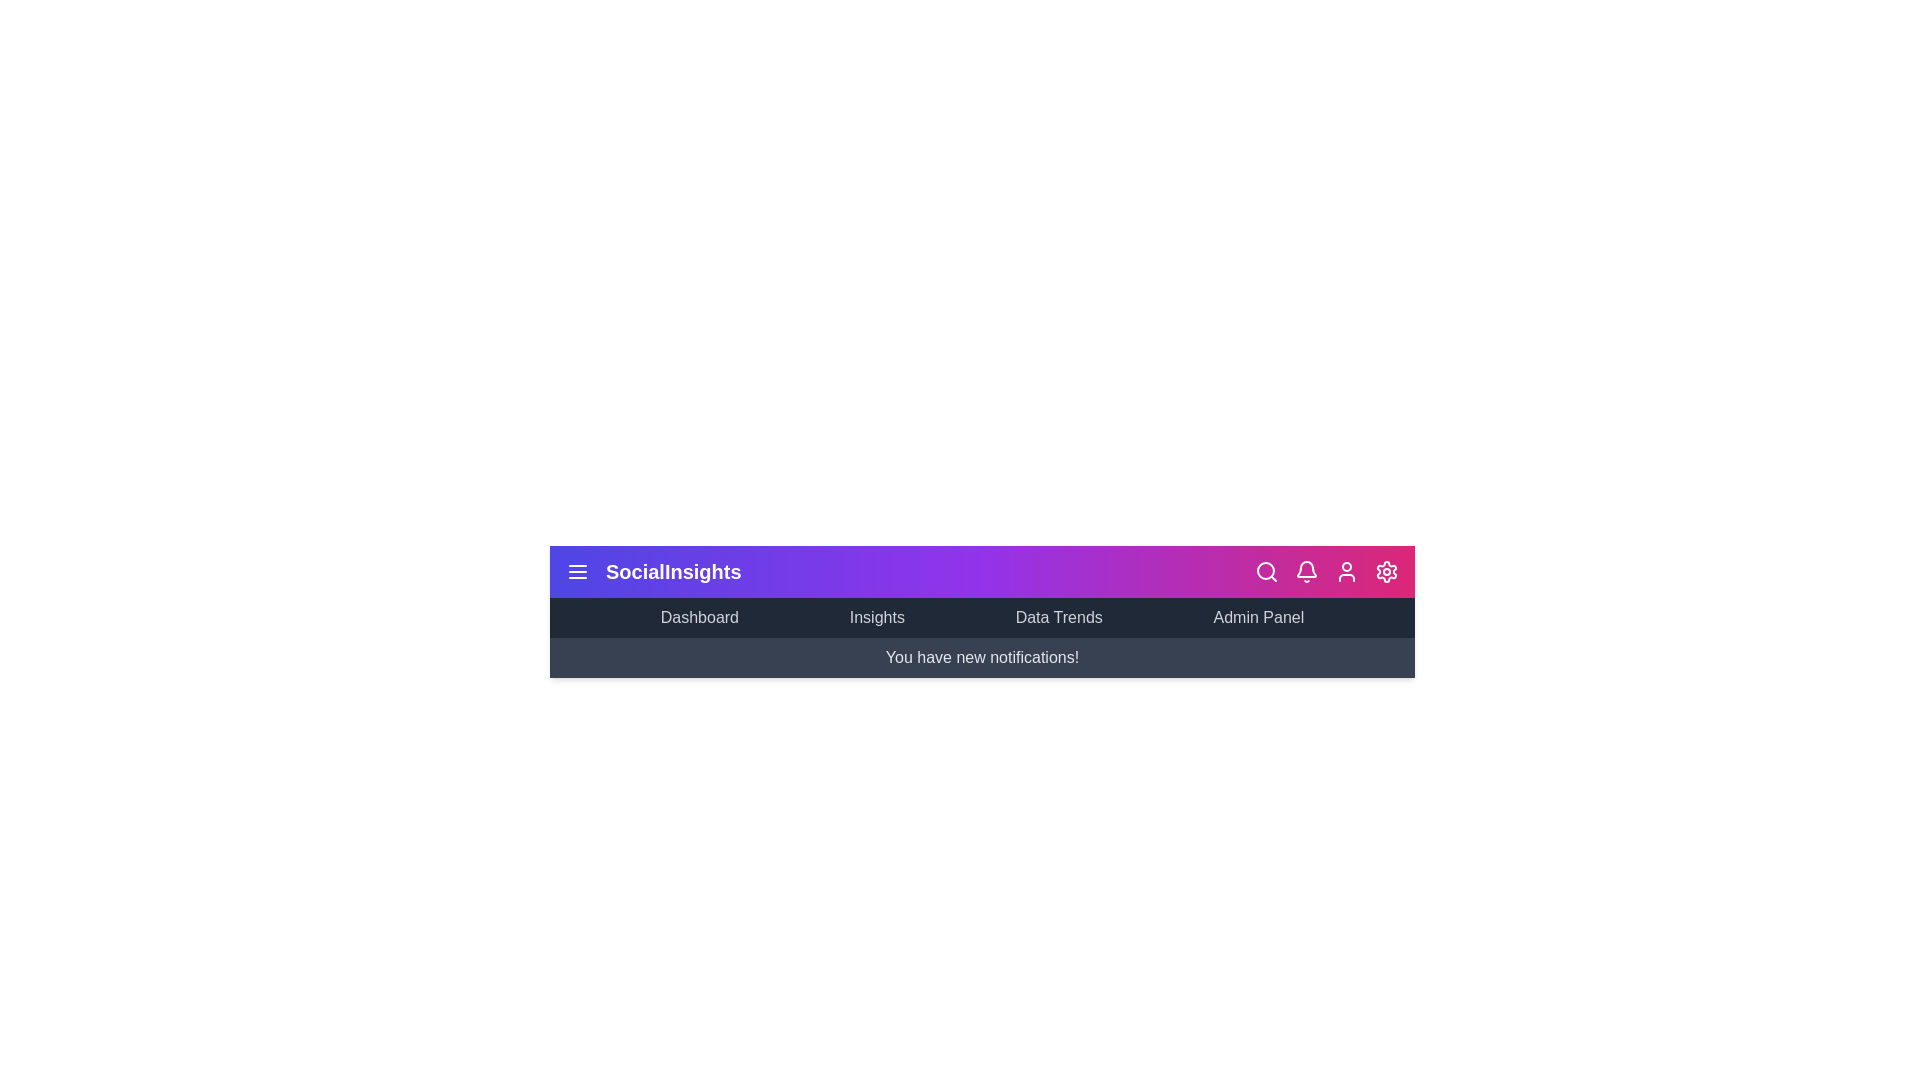  Describe the element at coordinates (699, 616) in the screenshot. I see `the 'Dashboard' menu item` at that location.